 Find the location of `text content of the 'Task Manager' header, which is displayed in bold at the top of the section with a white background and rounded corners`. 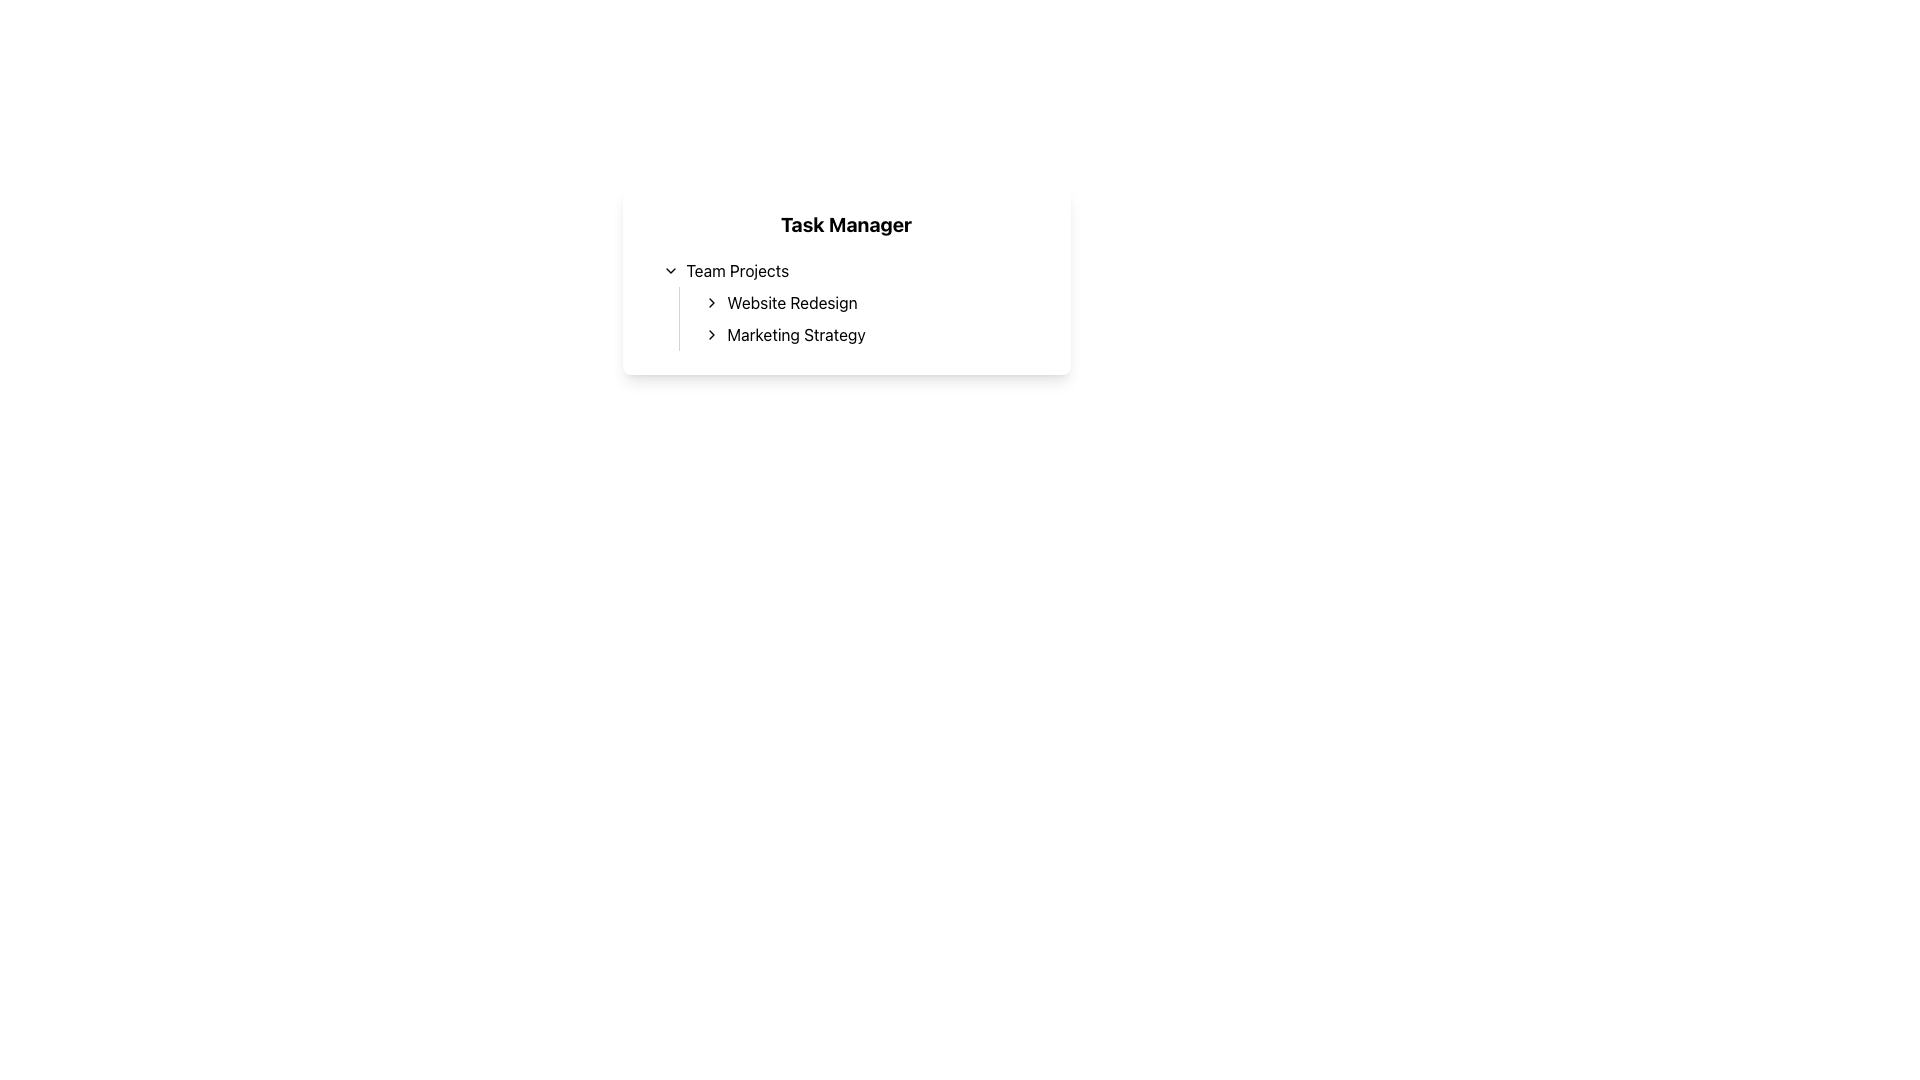

text content of the 'Task Manager' header, which is displayed in bold at the top of the section with a white background and rounded corners is located at coordinates (846, 224).